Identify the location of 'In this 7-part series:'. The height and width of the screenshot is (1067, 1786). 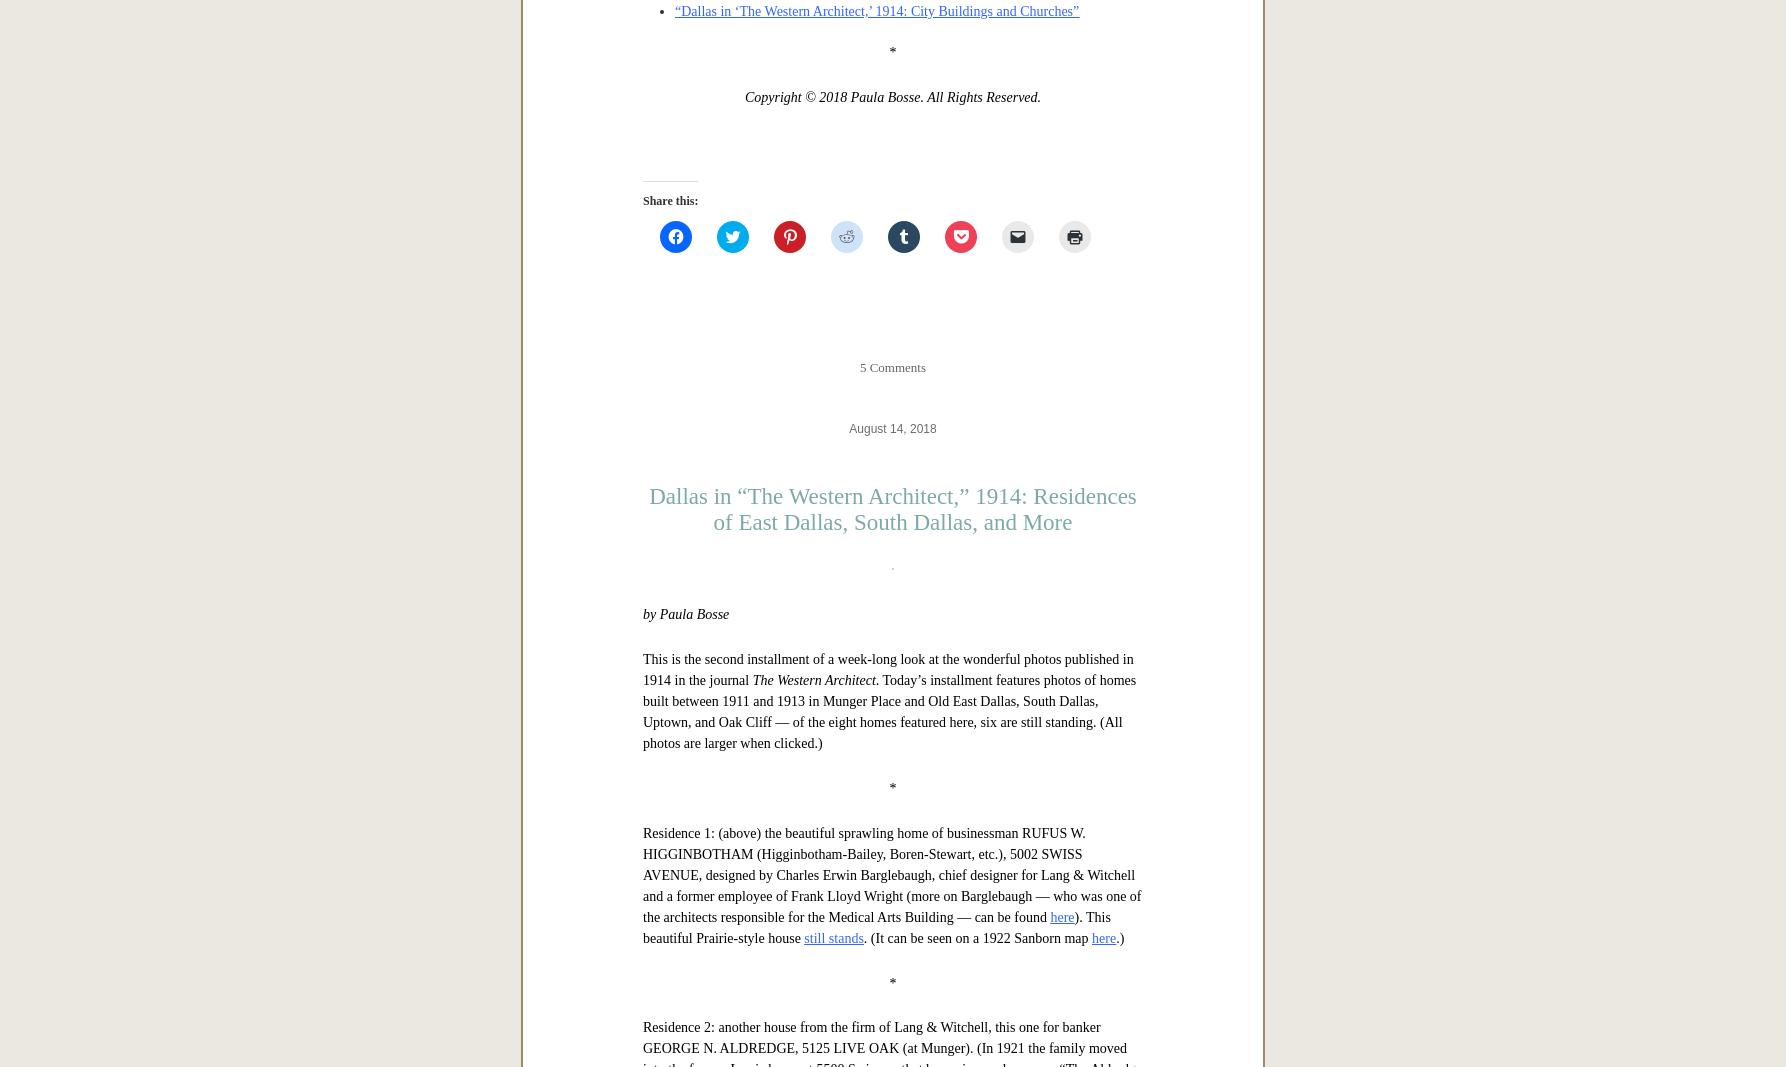
(698, 395).